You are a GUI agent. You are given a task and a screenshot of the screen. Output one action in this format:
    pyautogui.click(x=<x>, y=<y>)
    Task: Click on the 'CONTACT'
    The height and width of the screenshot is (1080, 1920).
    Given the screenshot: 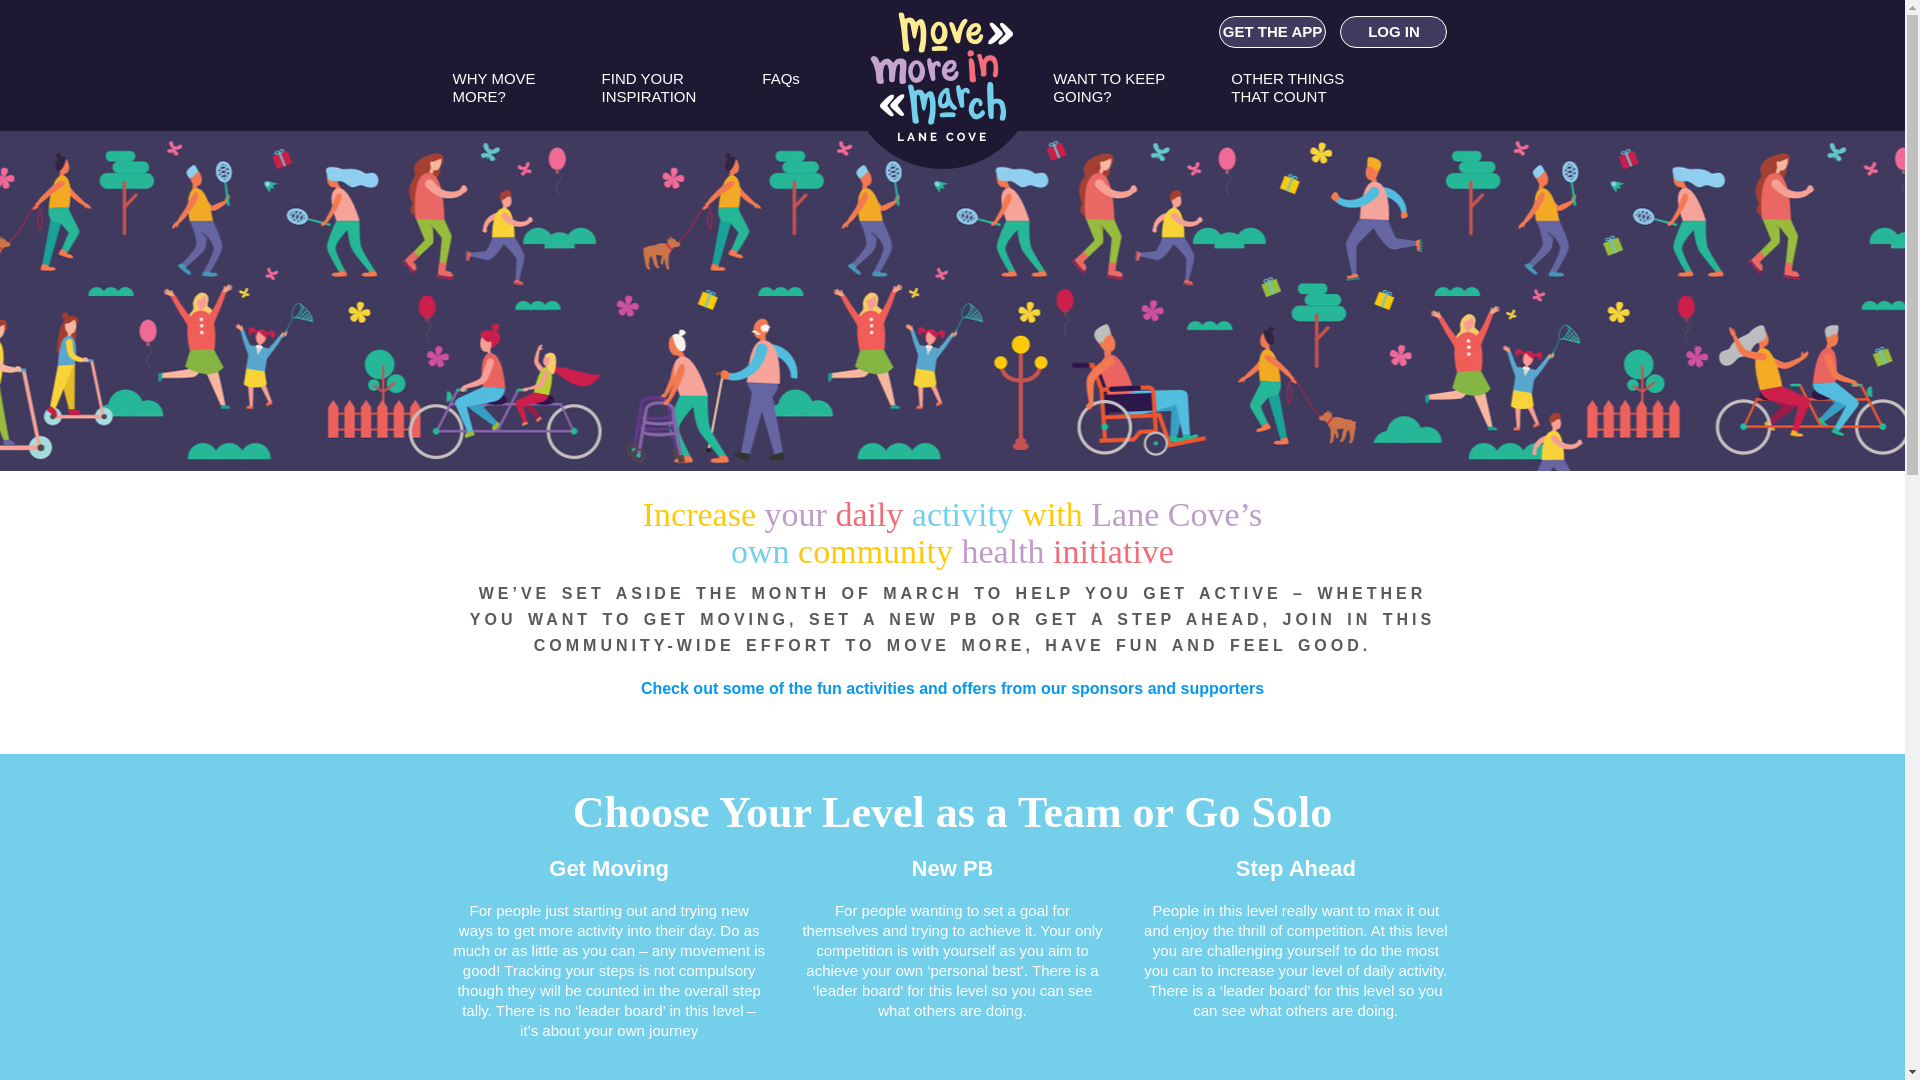 What is the action you would take?
    pyautogui.click(x=1121, y=163)
    